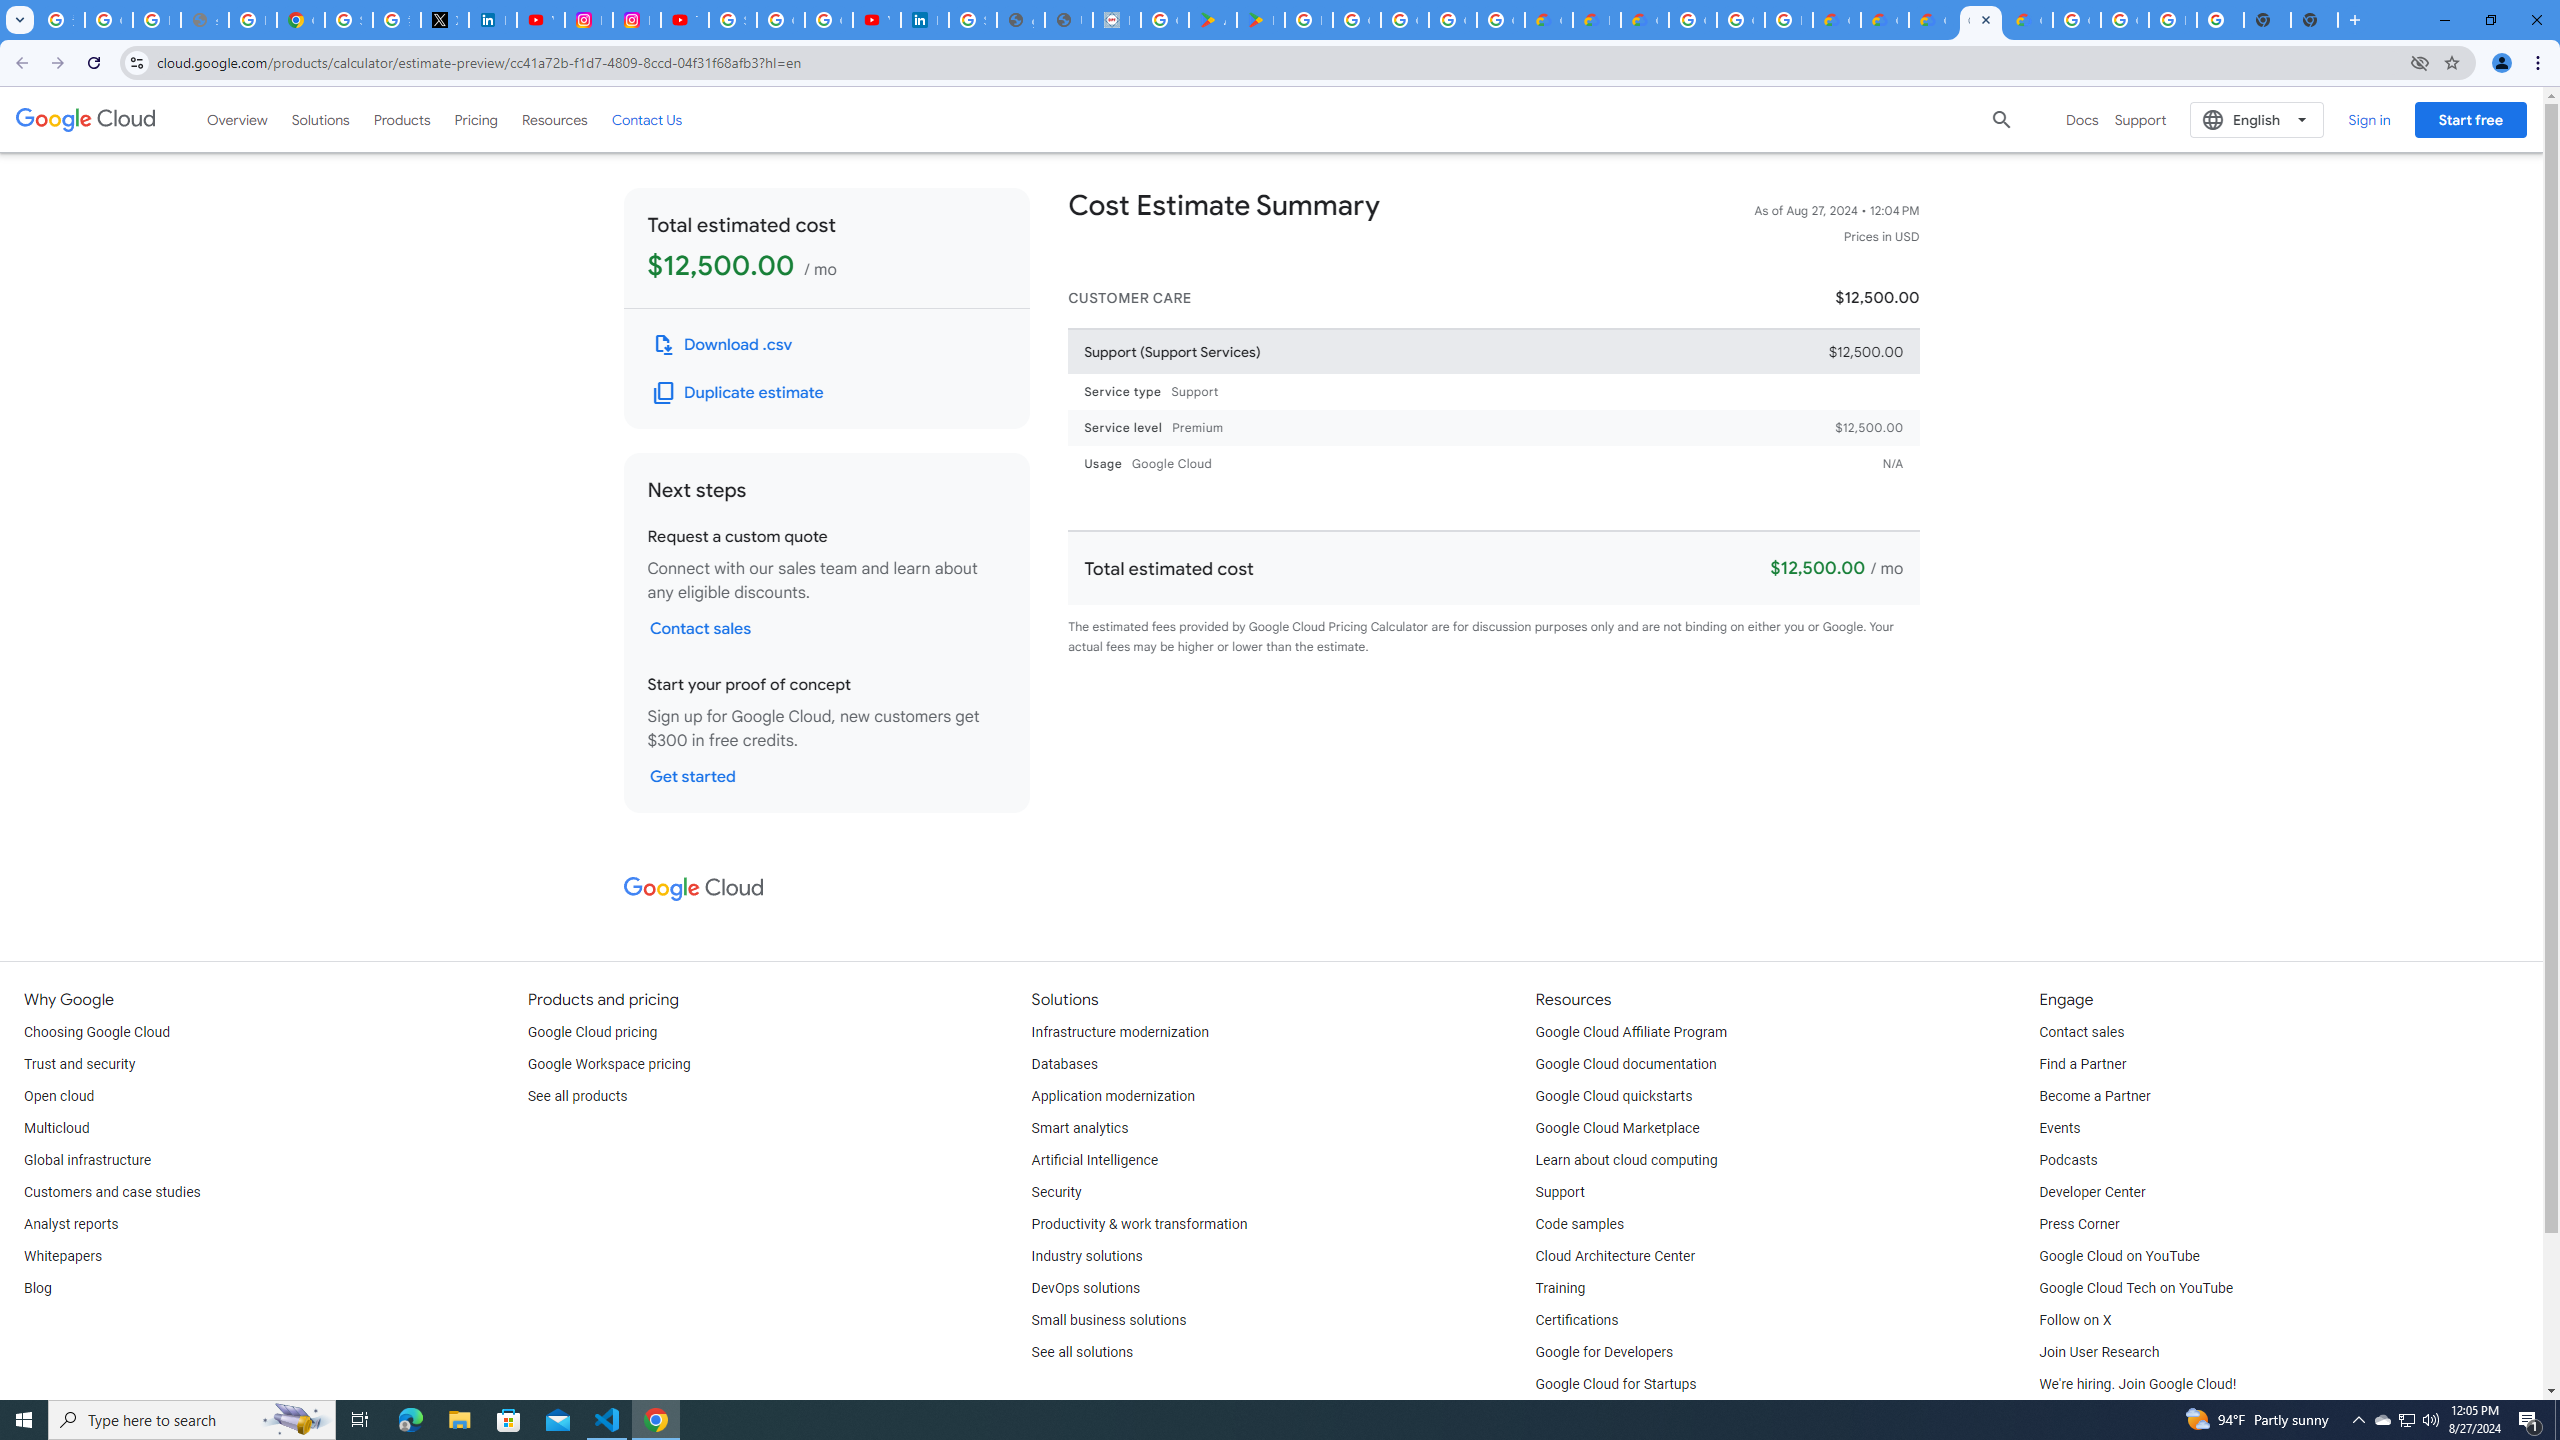 This screenshot has height=1440, width=2560. I want to click on 'Contact Us', so click(647, 119).